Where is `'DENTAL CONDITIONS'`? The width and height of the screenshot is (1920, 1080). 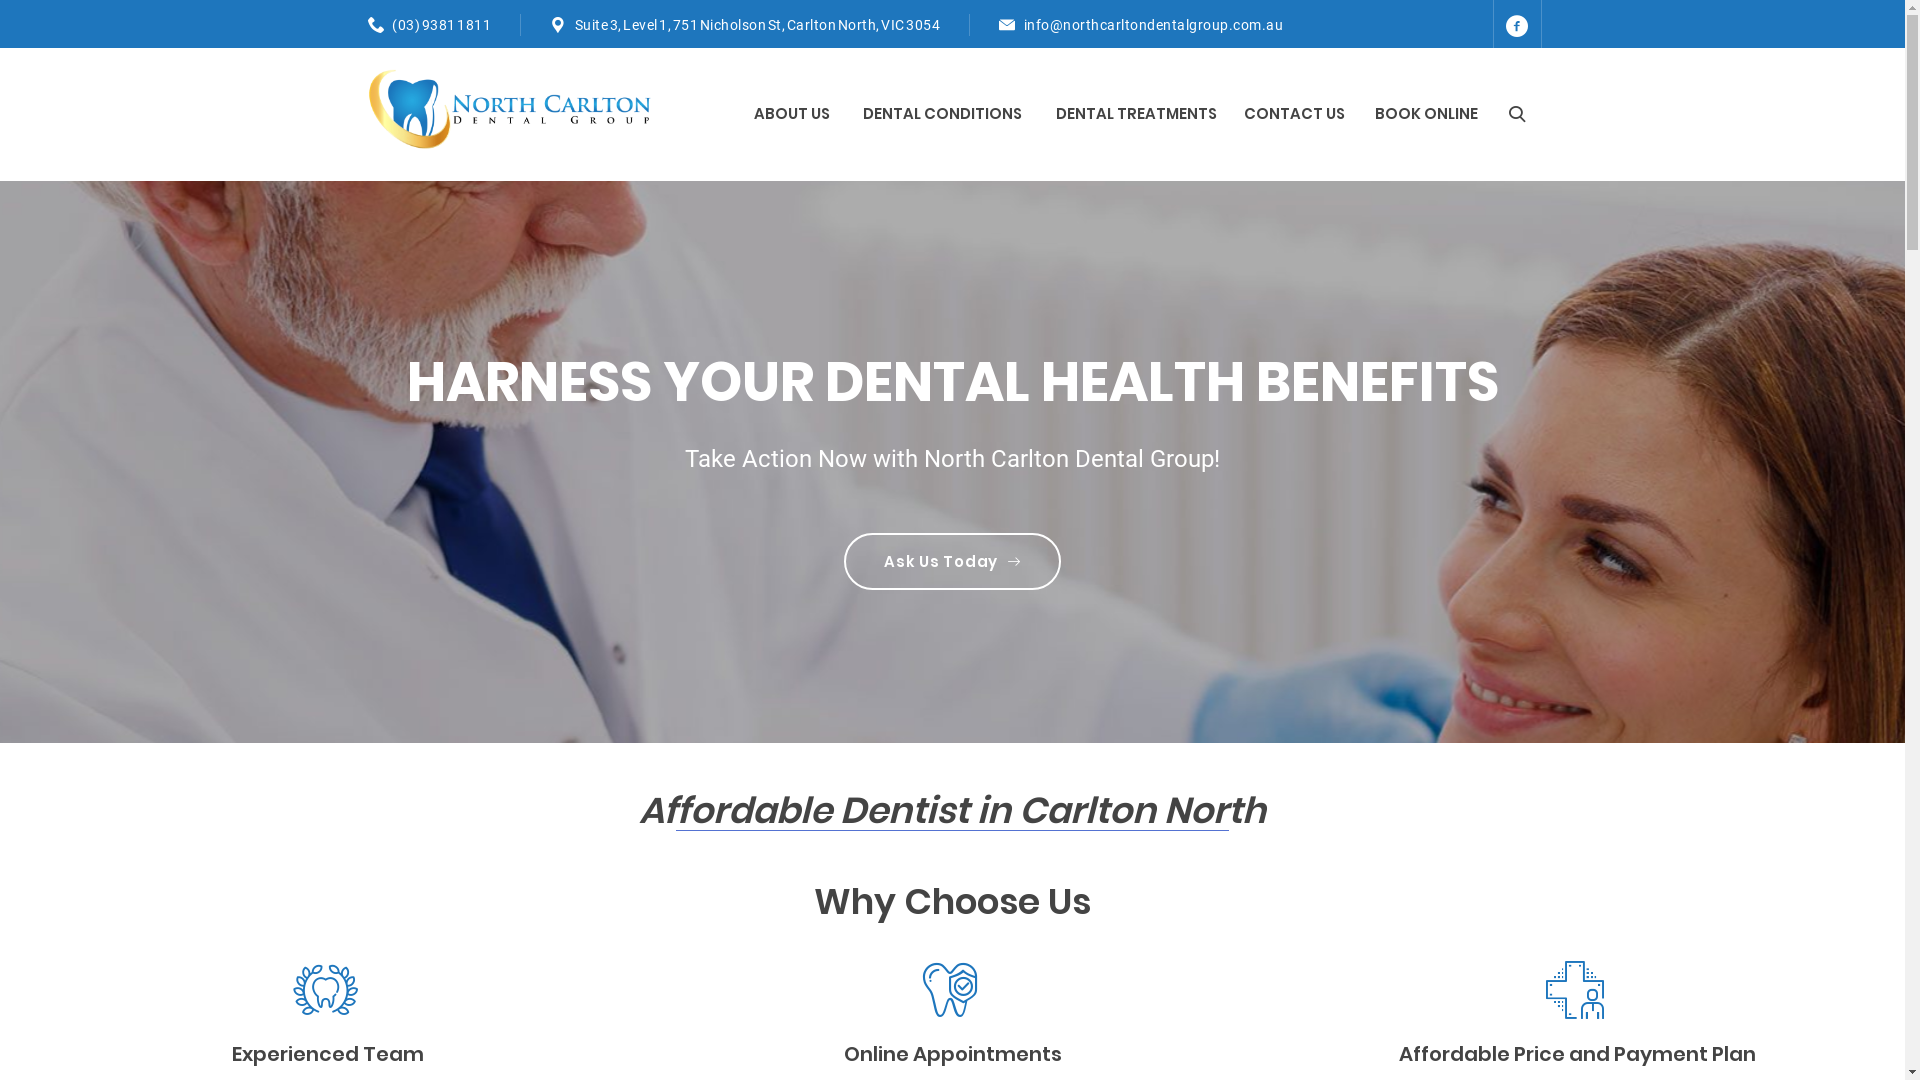
'DENTAL CONDITIONS' is located at coordinates (943, 114).